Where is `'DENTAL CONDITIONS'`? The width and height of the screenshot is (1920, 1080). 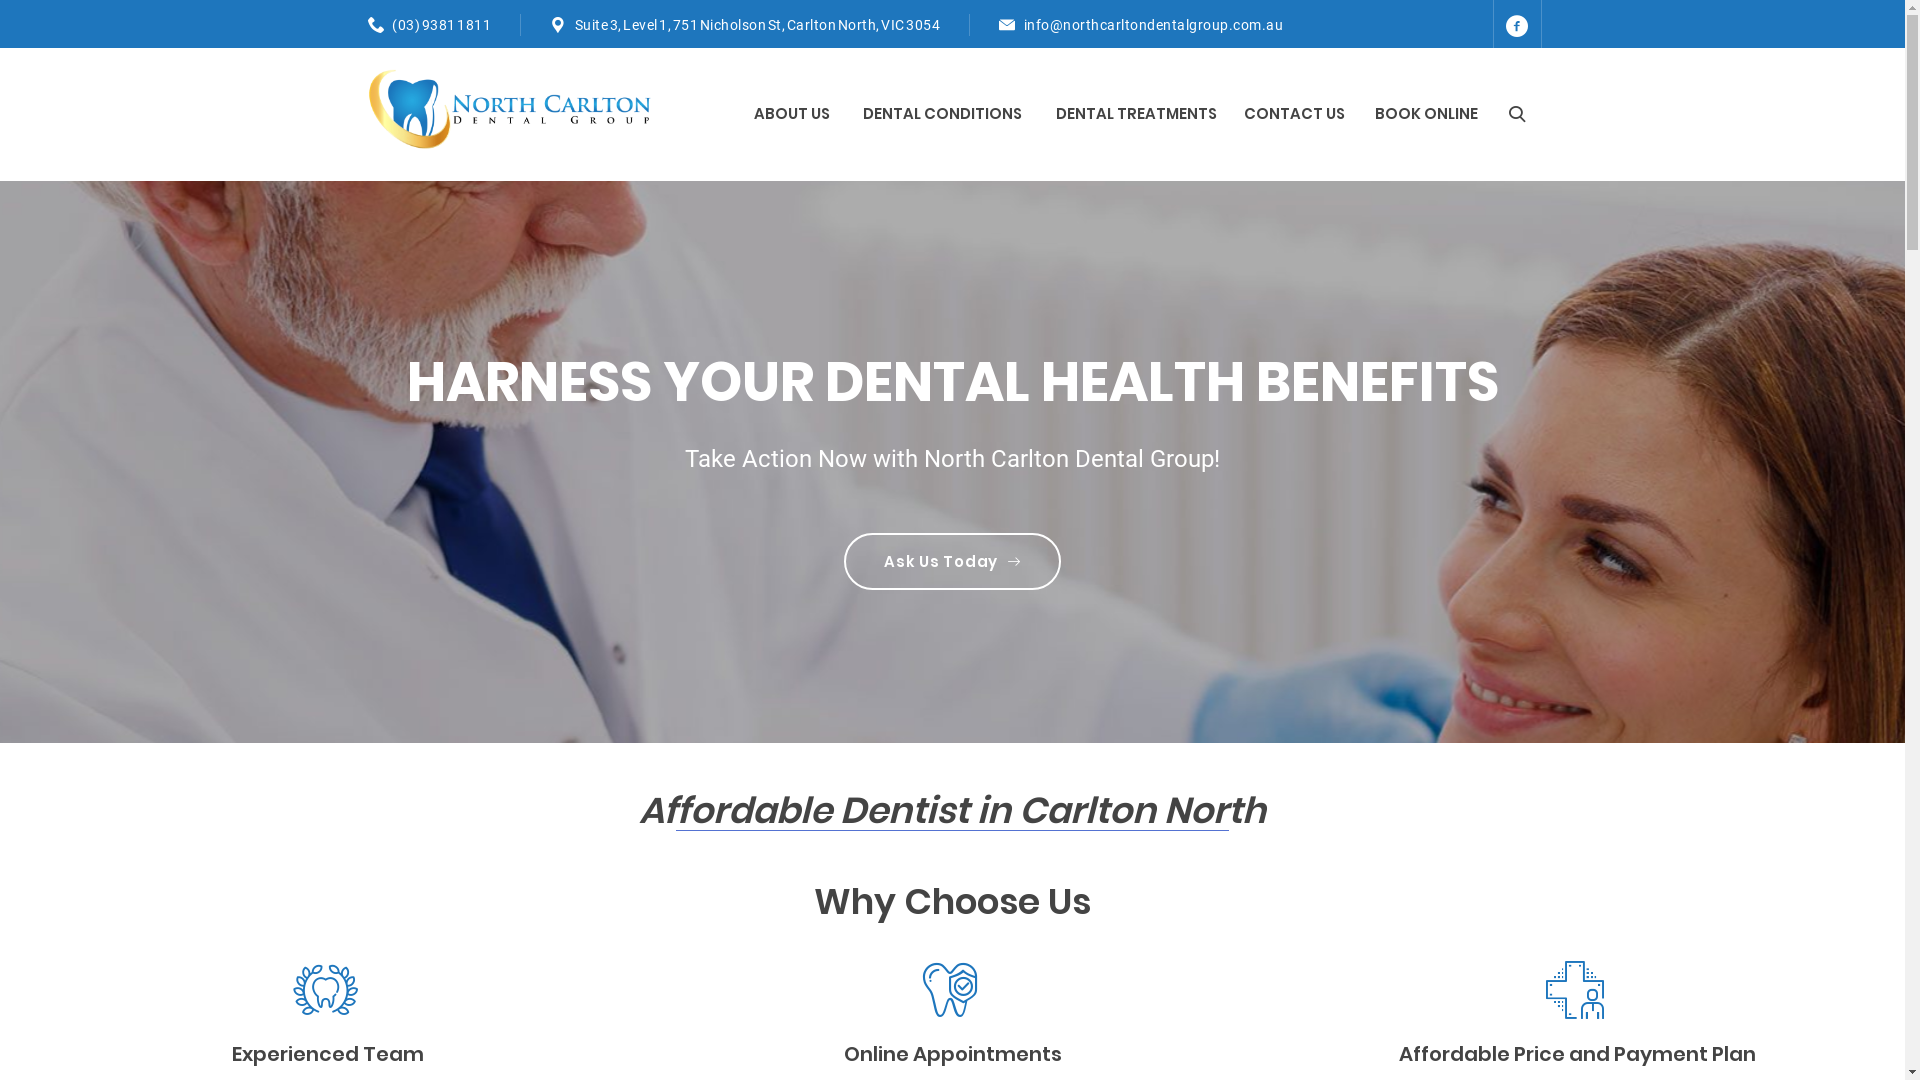
'DENTAL CONDITIONS' is located at coordinates (943, 114).